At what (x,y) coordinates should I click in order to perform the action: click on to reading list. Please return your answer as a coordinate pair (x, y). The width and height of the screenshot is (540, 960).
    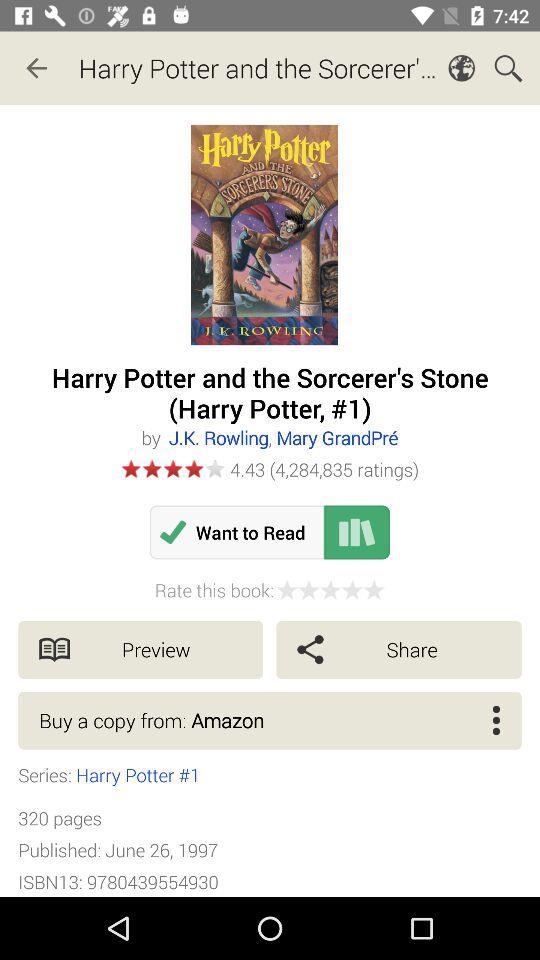
    Looking at the image, I should click on (356, 531).